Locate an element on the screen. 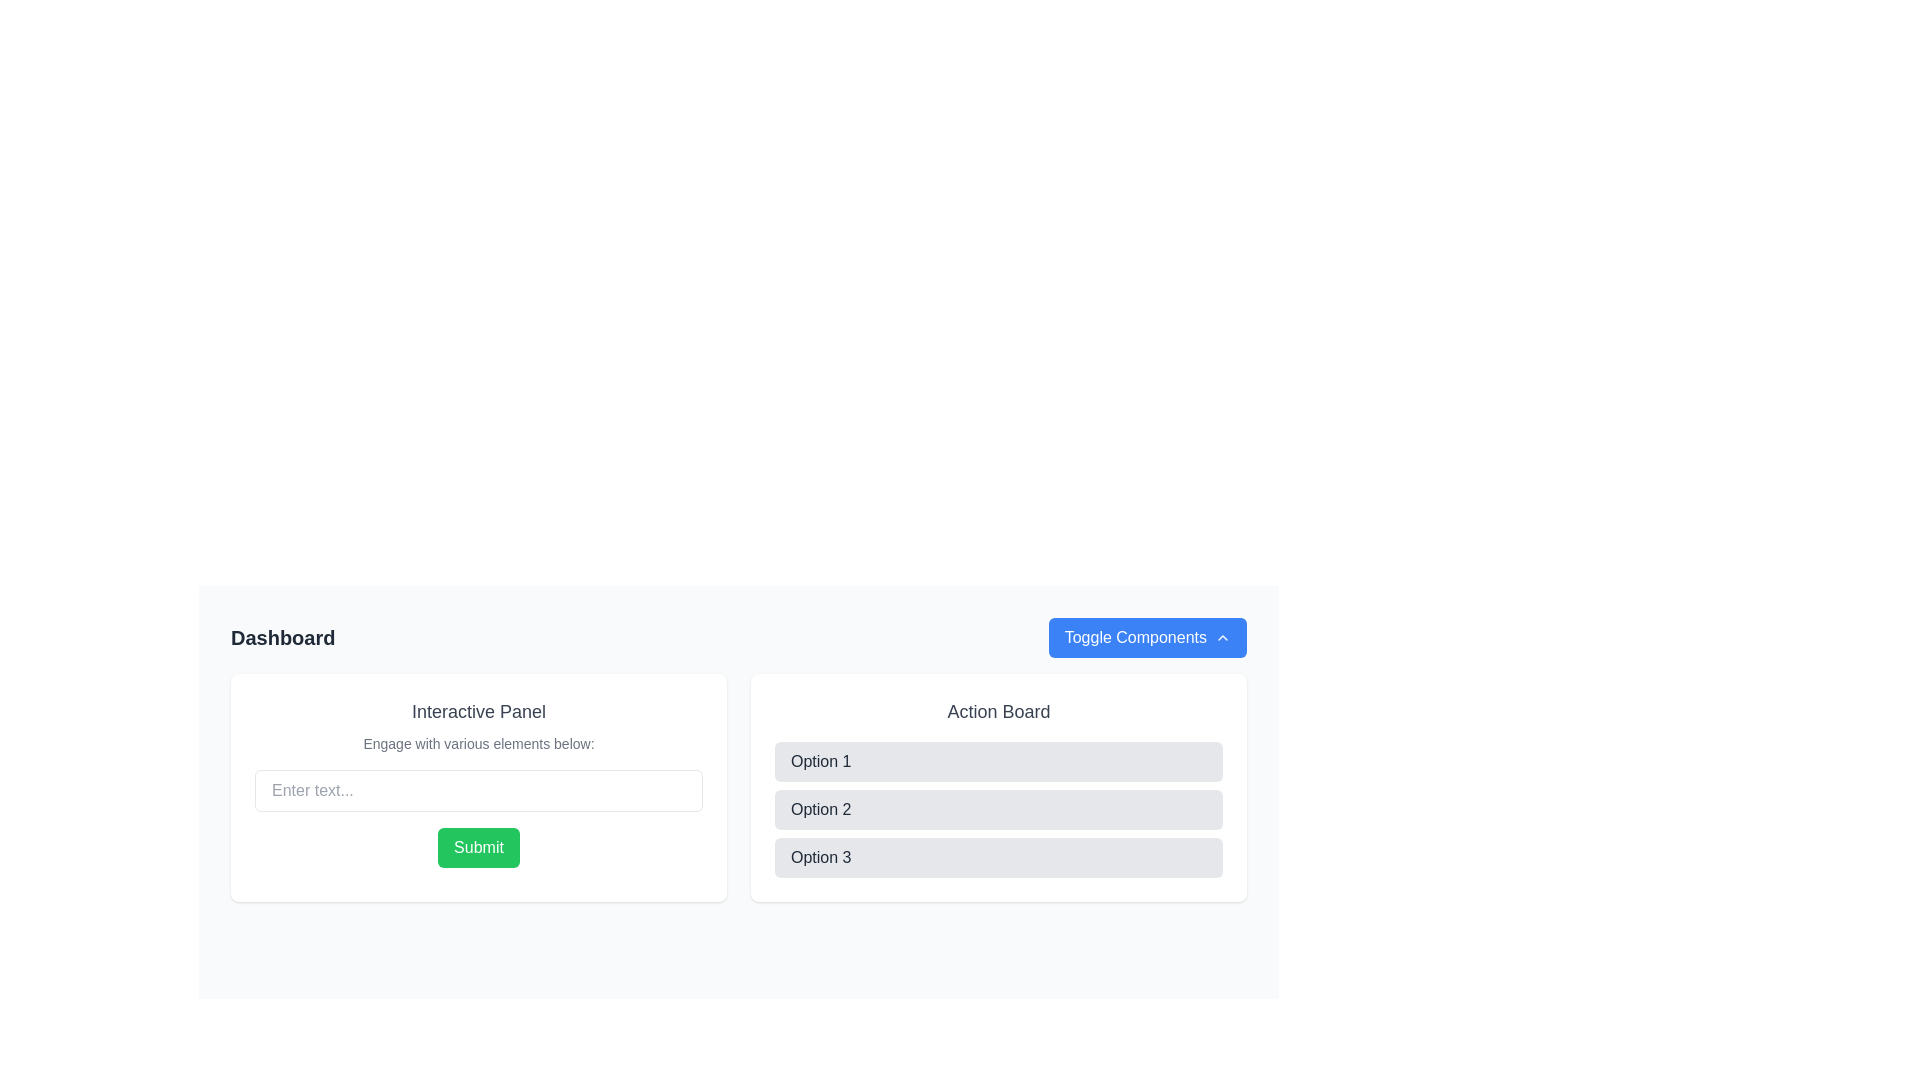 This screenshot has height=1080, width=1920. the upward-facing chevron icon located to the right of the 'Toggle Components' text within the blue button is located at coordinates (1222, 637).